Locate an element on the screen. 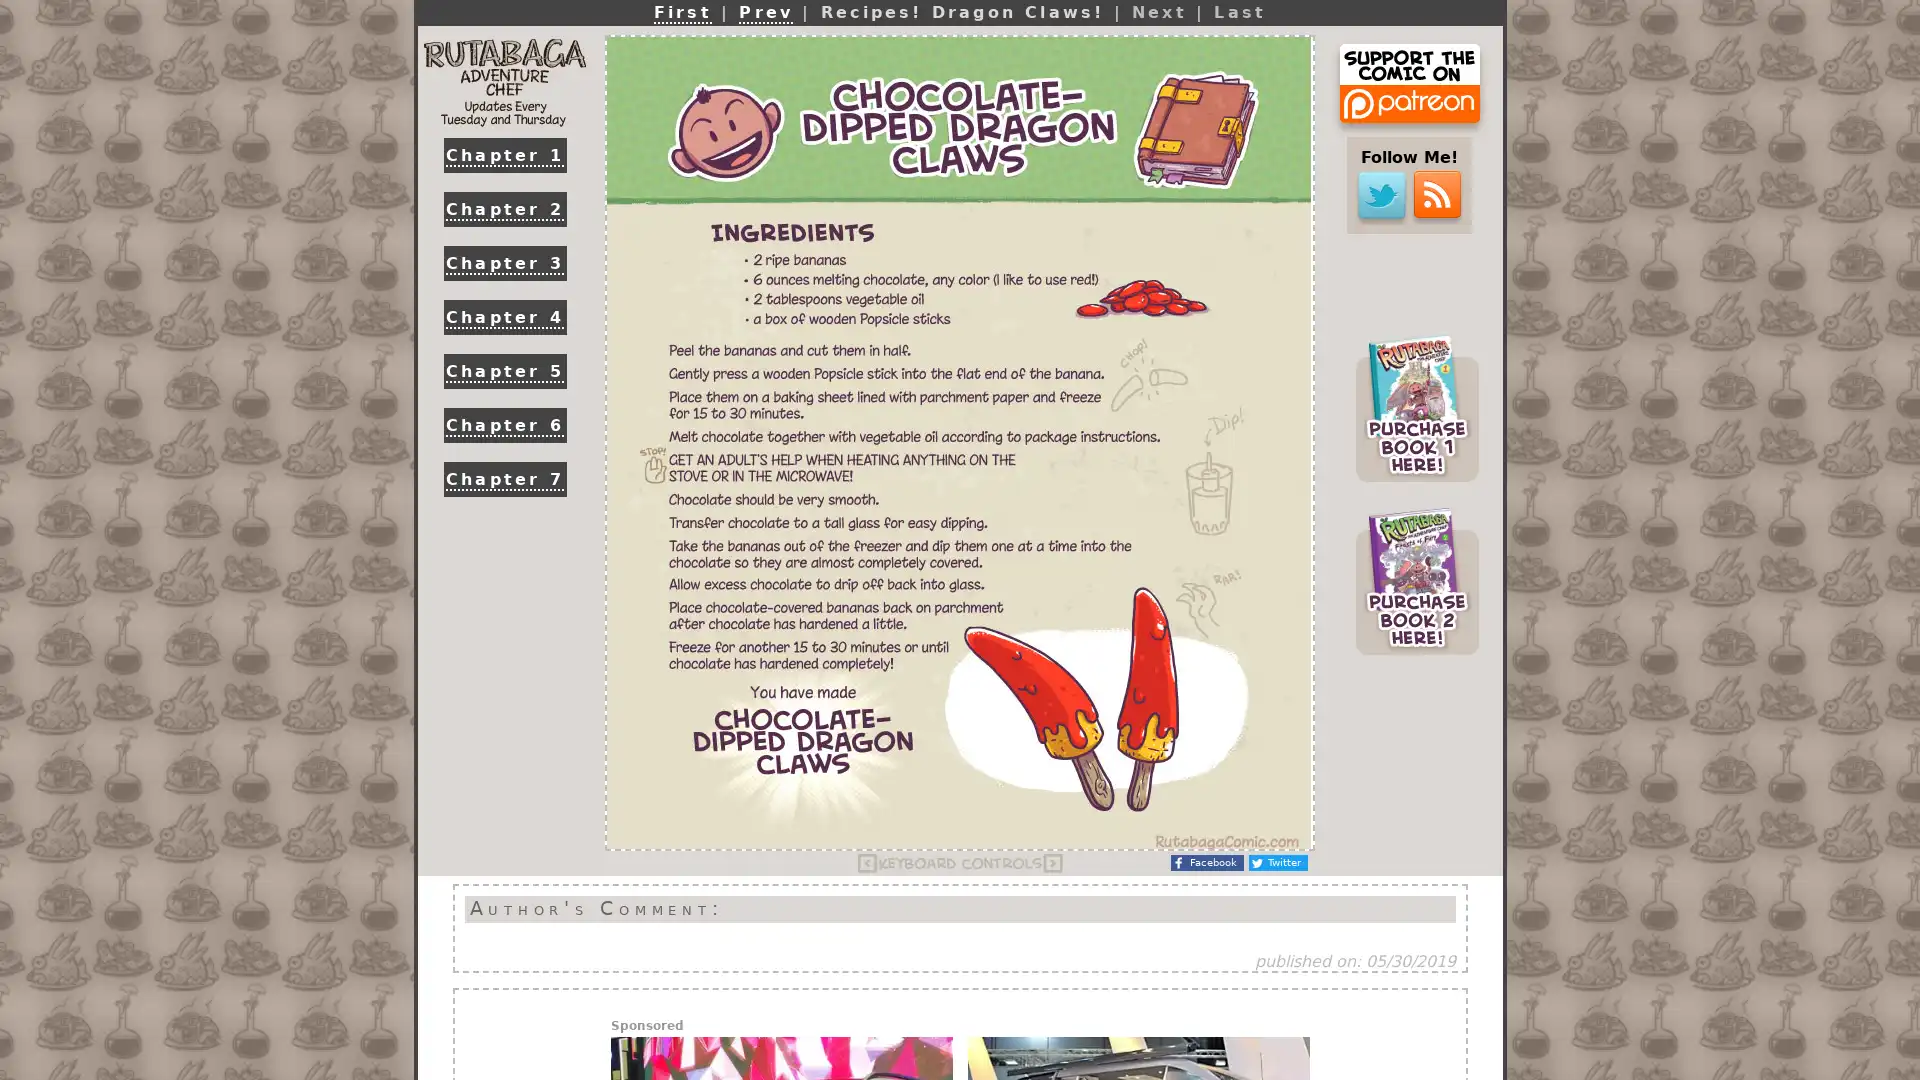 This screenshot has width=1920, height=1080. Share to FacebookFacebook is located at coordinates (1206, 862).